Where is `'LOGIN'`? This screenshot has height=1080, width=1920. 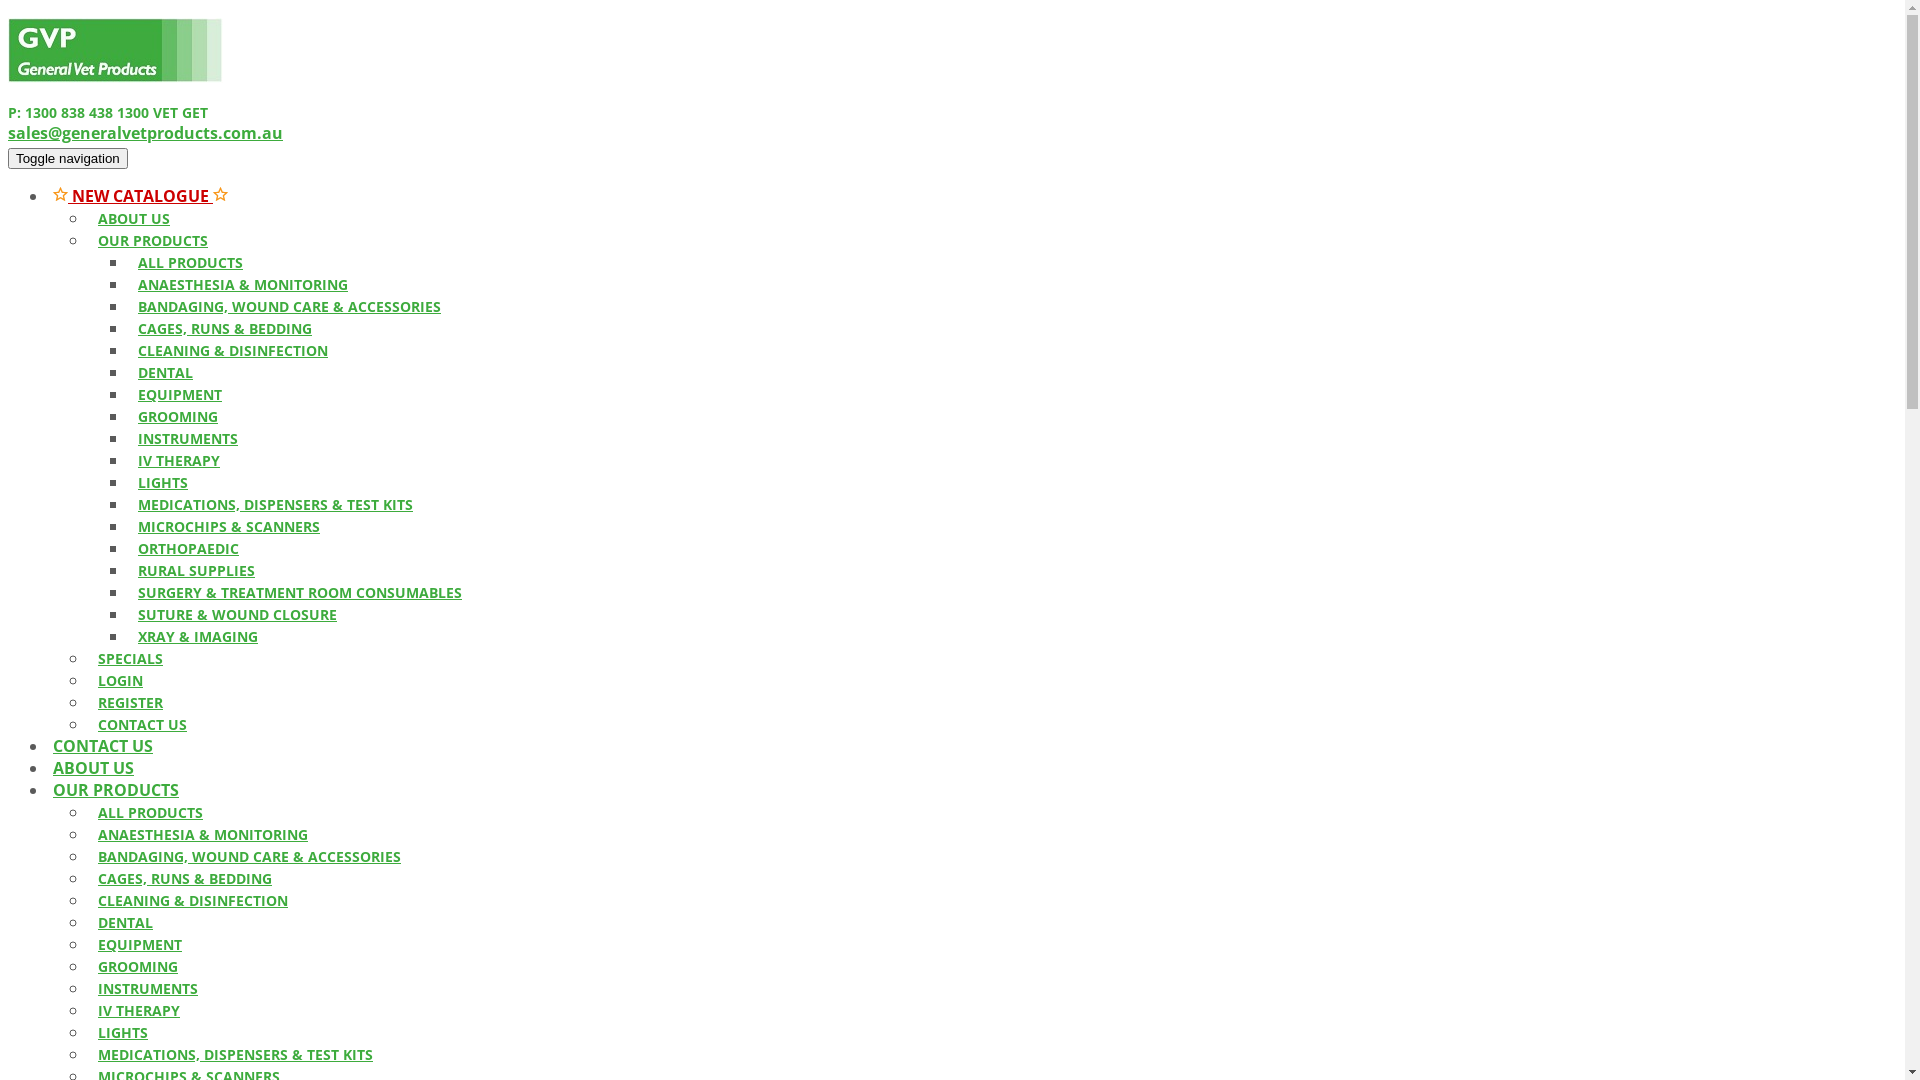 'LOGIN' is located at coordinates (119, 679).